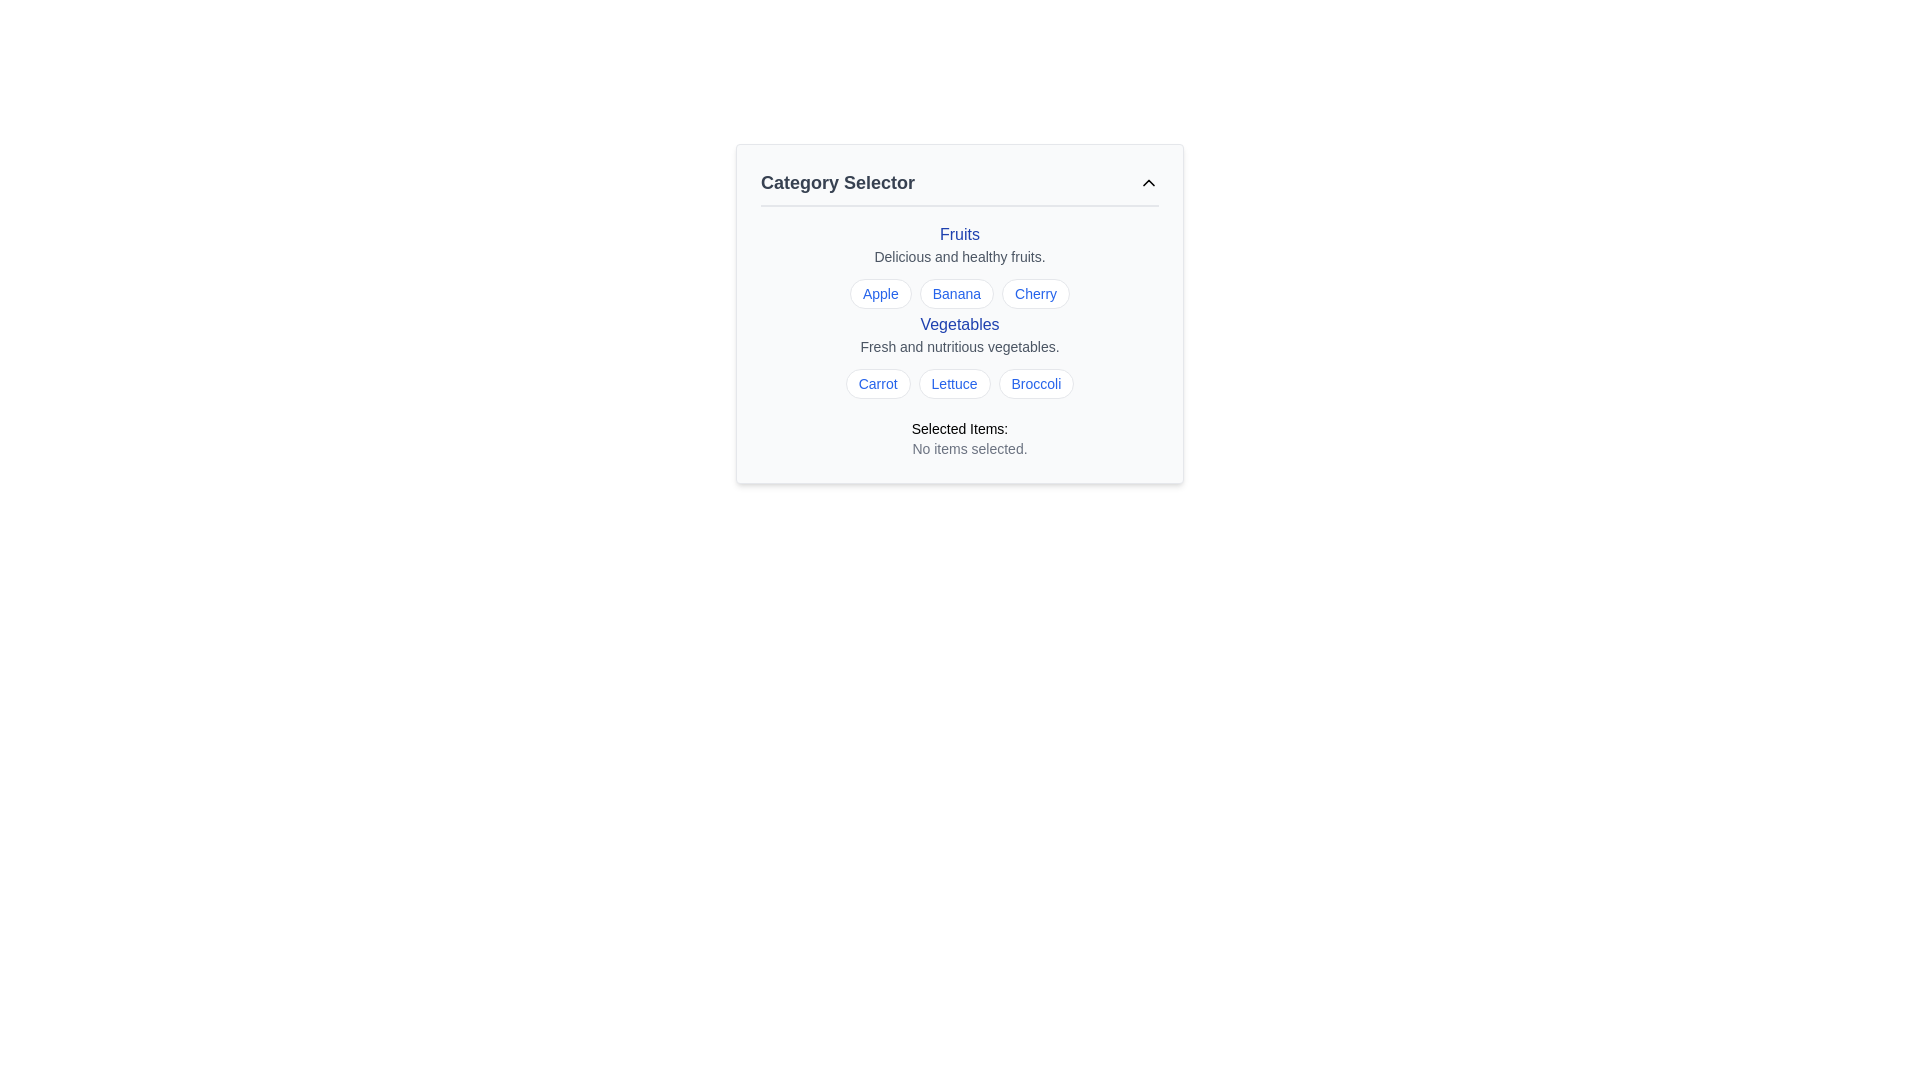  What do you see at coordinates (878, 384) in the screenshot?
I see `the 'Carrot' button in the 'Vegetables' category` at bounding box center [878, 384].